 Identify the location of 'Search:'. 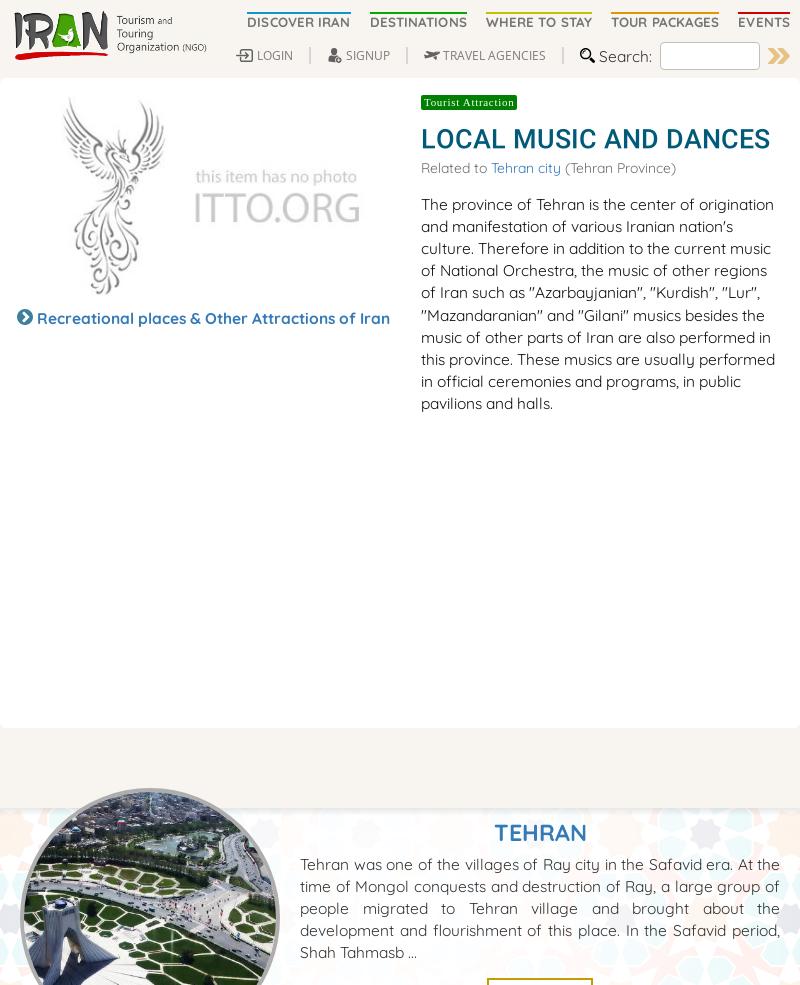
(625, 53).